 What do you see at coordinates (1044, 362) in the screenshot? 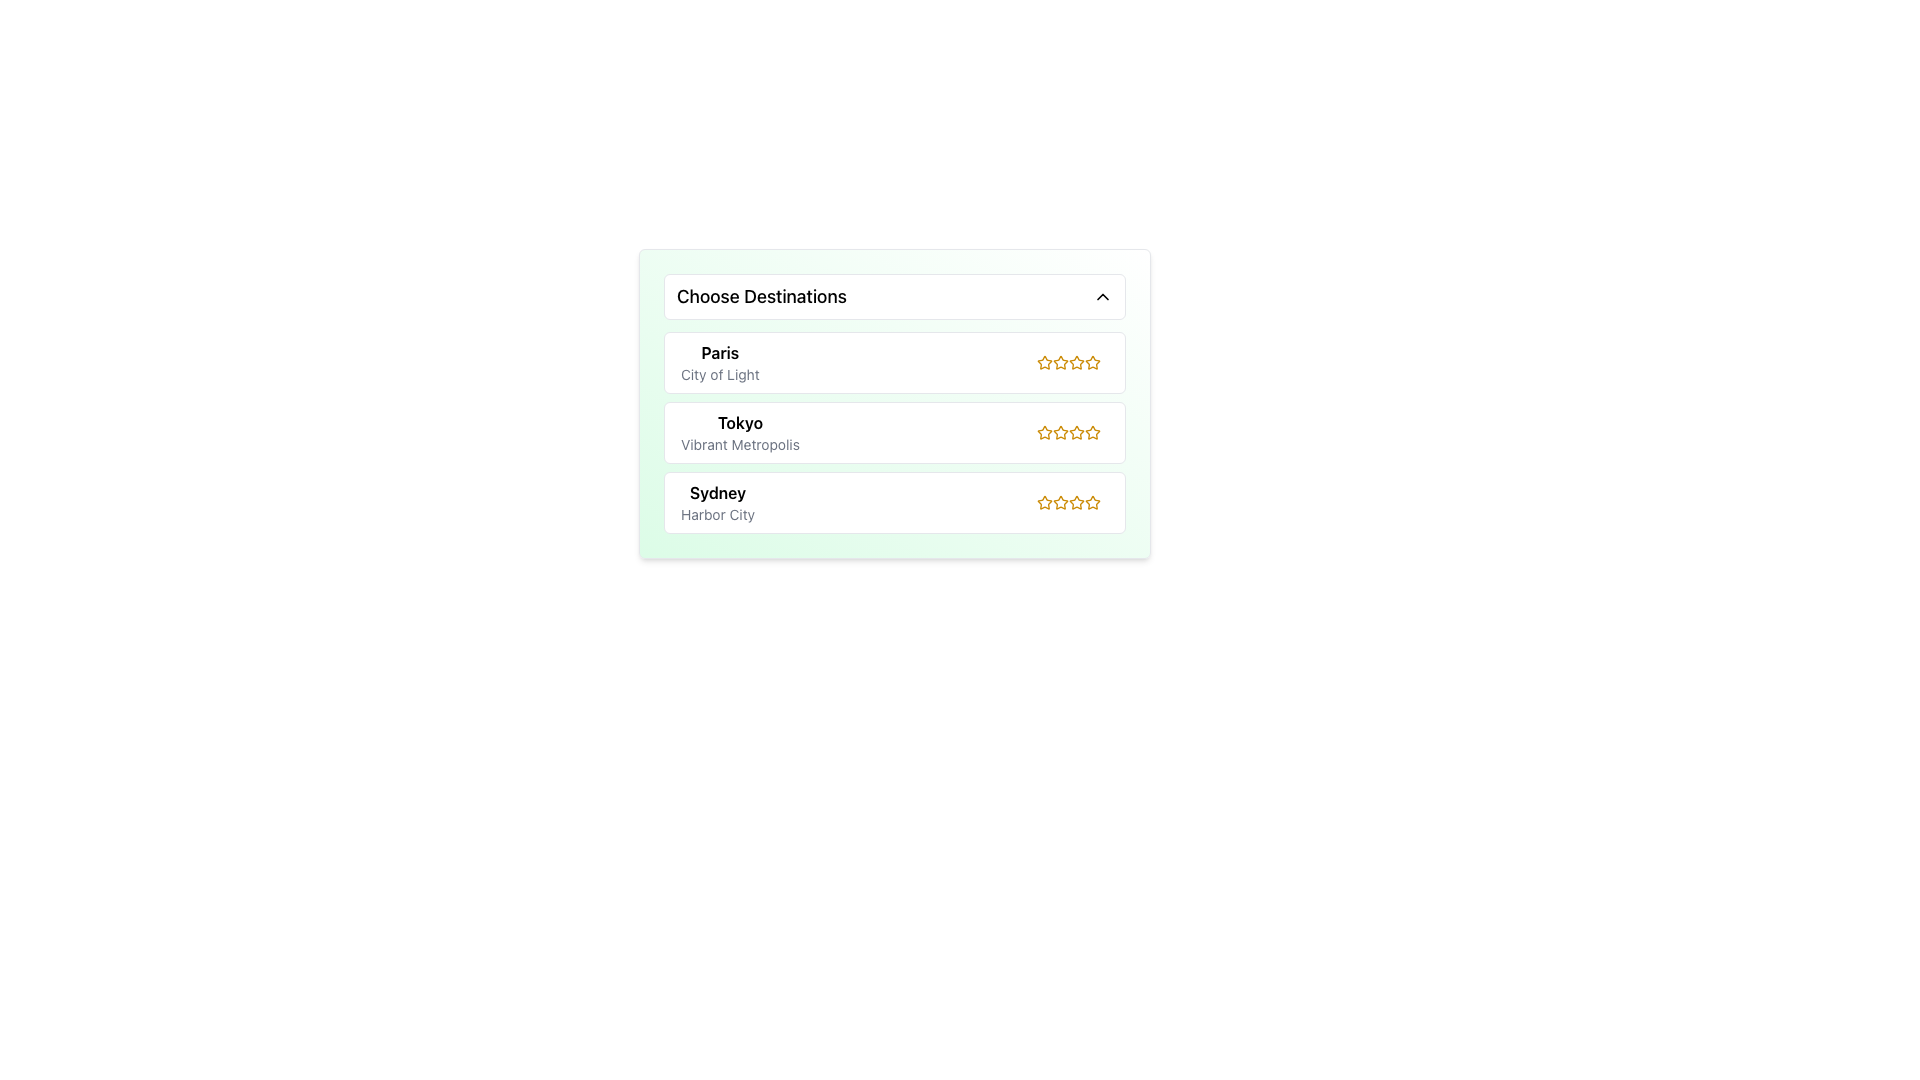
I see `the first star rating icon for the 'Paris' option to see available options` at bounding box center [1044, 362].